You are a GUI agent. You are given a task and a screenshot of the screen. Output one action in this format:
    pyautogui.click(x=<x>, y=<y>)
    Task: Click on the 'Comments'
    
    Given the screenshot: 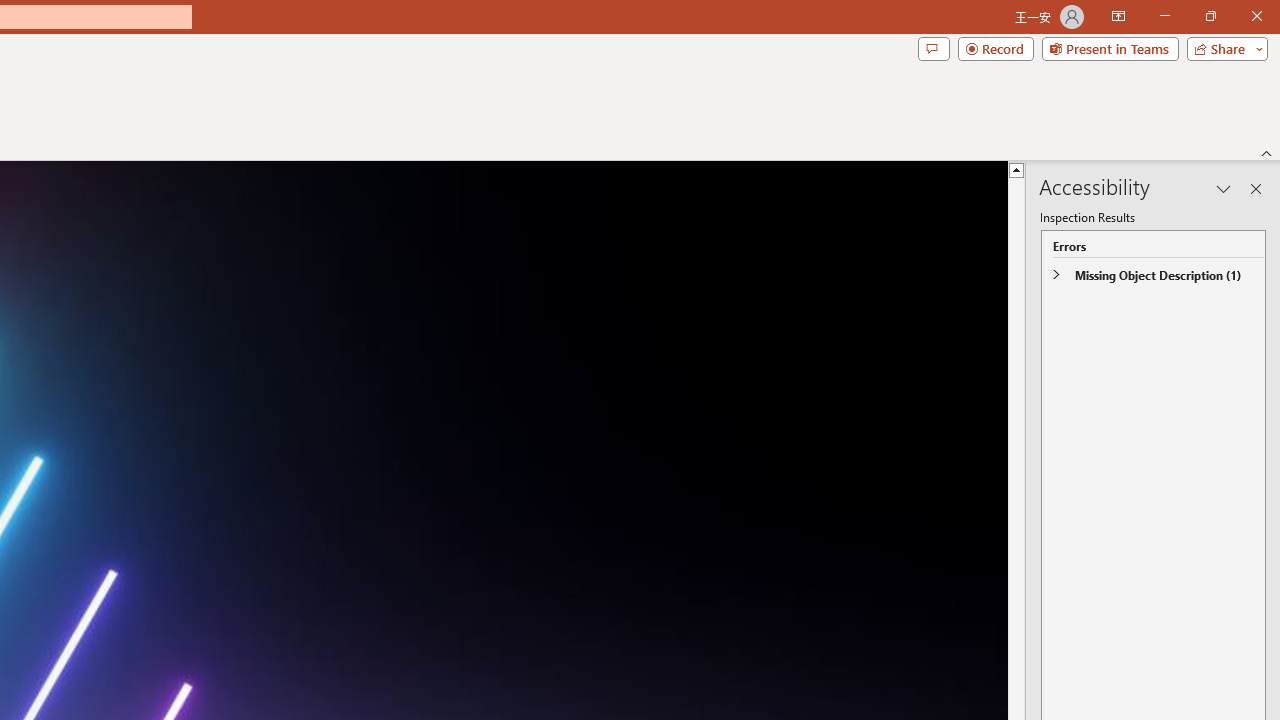 What is the action you would take?
    pyautogui.click(x=932, y=47)
    